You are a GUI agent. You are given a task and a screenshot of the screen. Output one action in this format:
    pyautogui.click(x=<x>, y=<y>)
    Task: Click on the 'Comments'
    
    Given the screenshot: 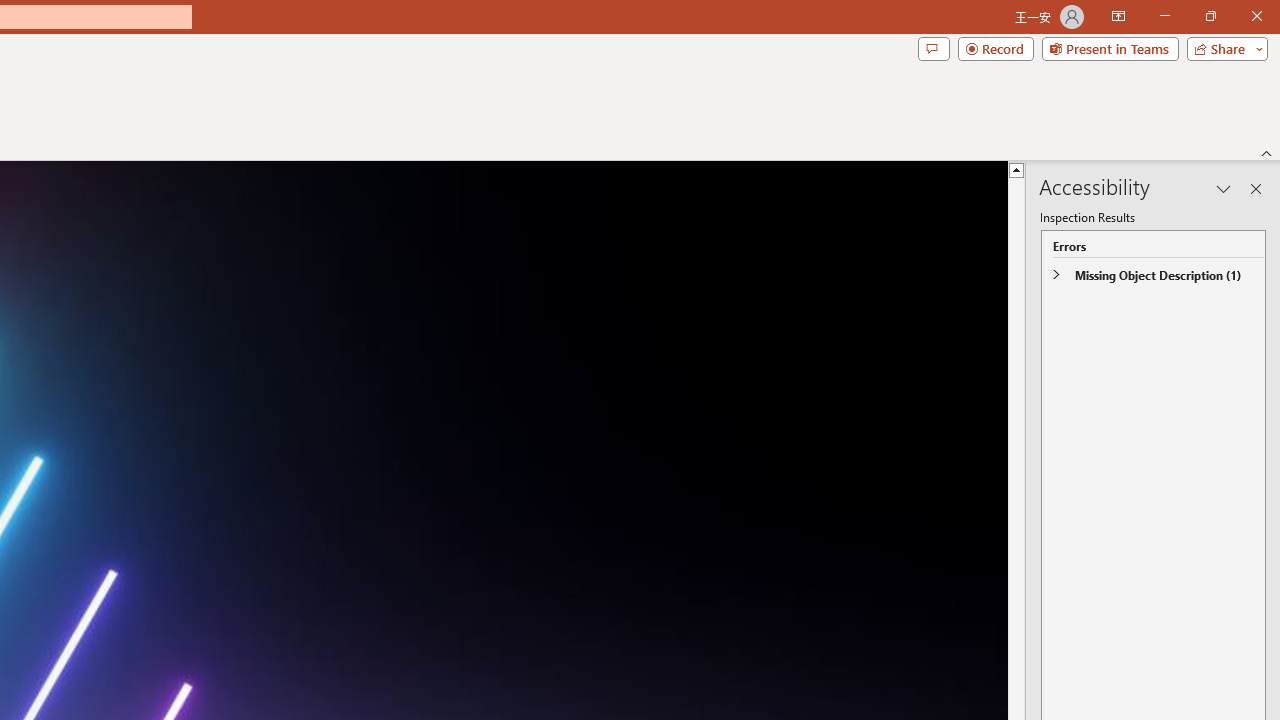 What is the action you would take?
    pyautogui.click(x=932, y=47)
    